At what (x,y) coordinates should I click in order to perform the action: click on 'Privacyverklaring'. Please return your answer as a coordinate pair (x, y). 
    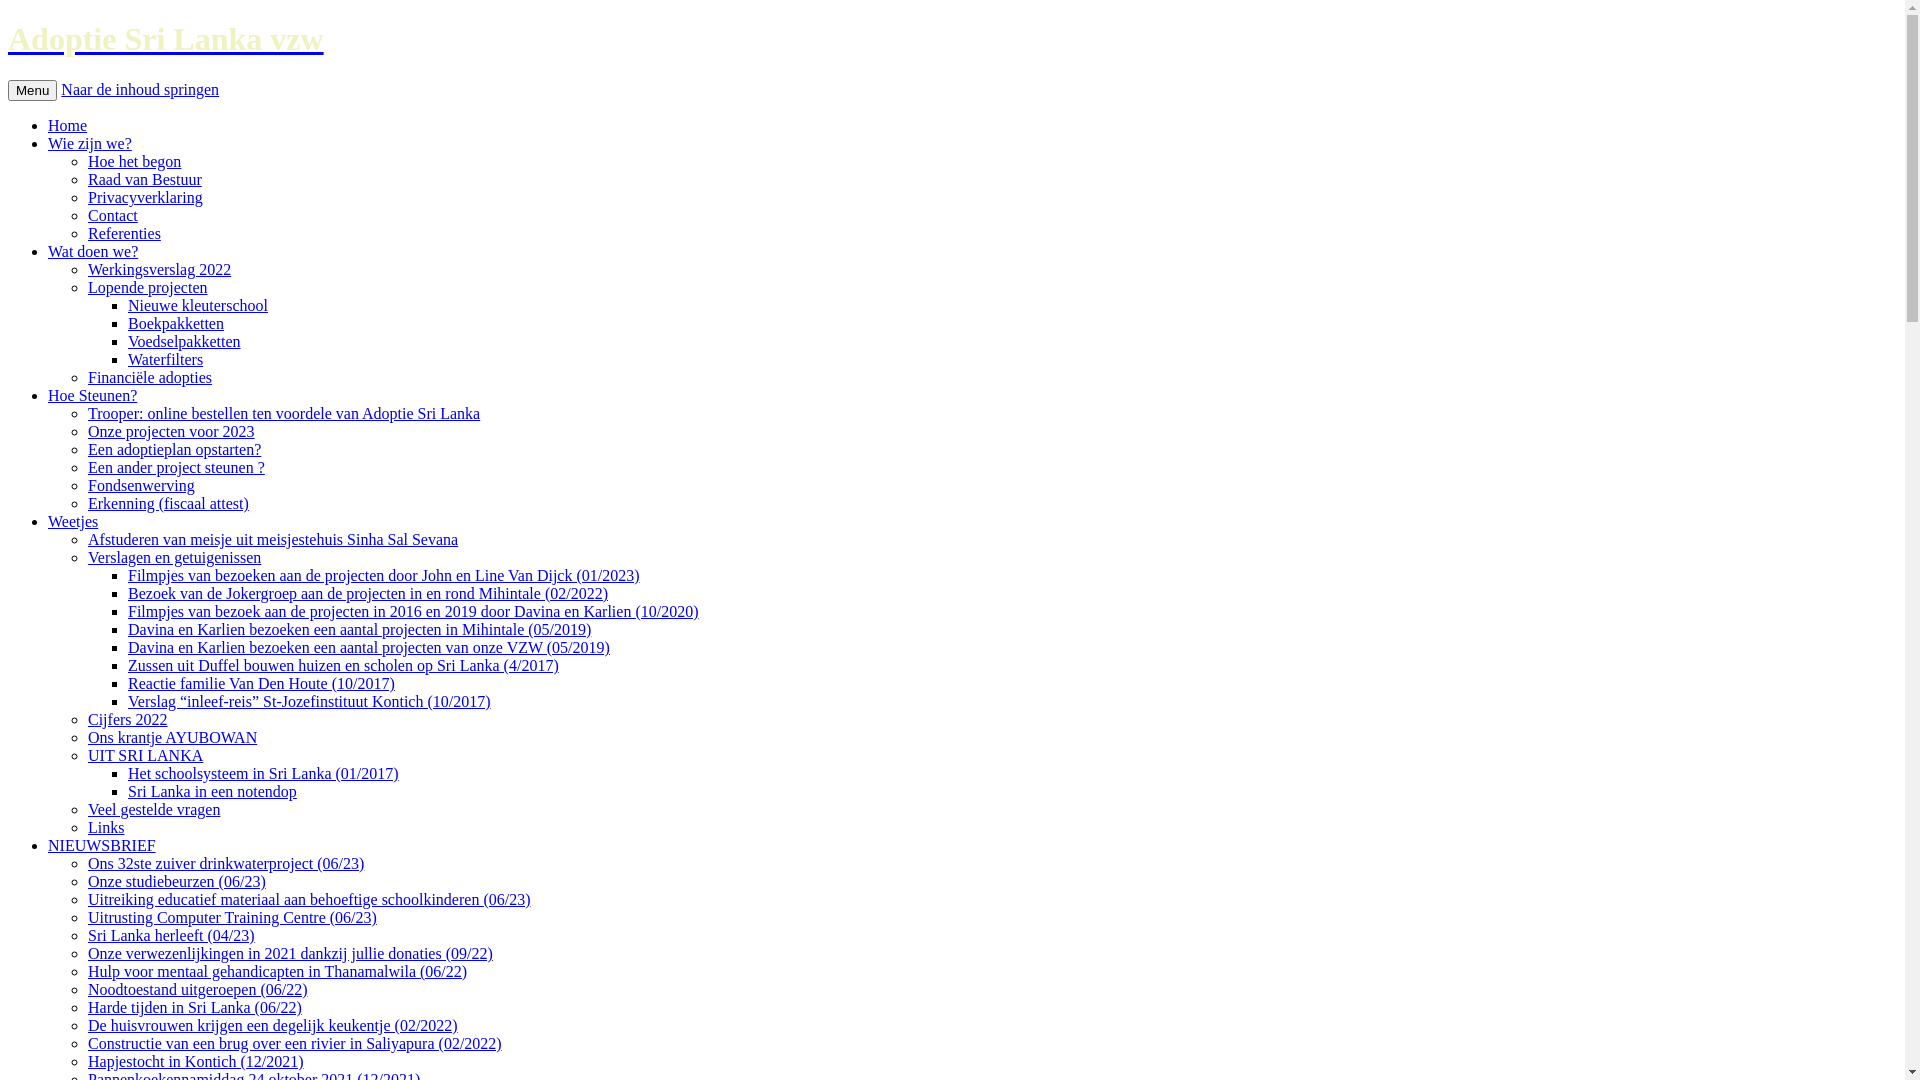
    Looking at the image, I should click on (144, 197).